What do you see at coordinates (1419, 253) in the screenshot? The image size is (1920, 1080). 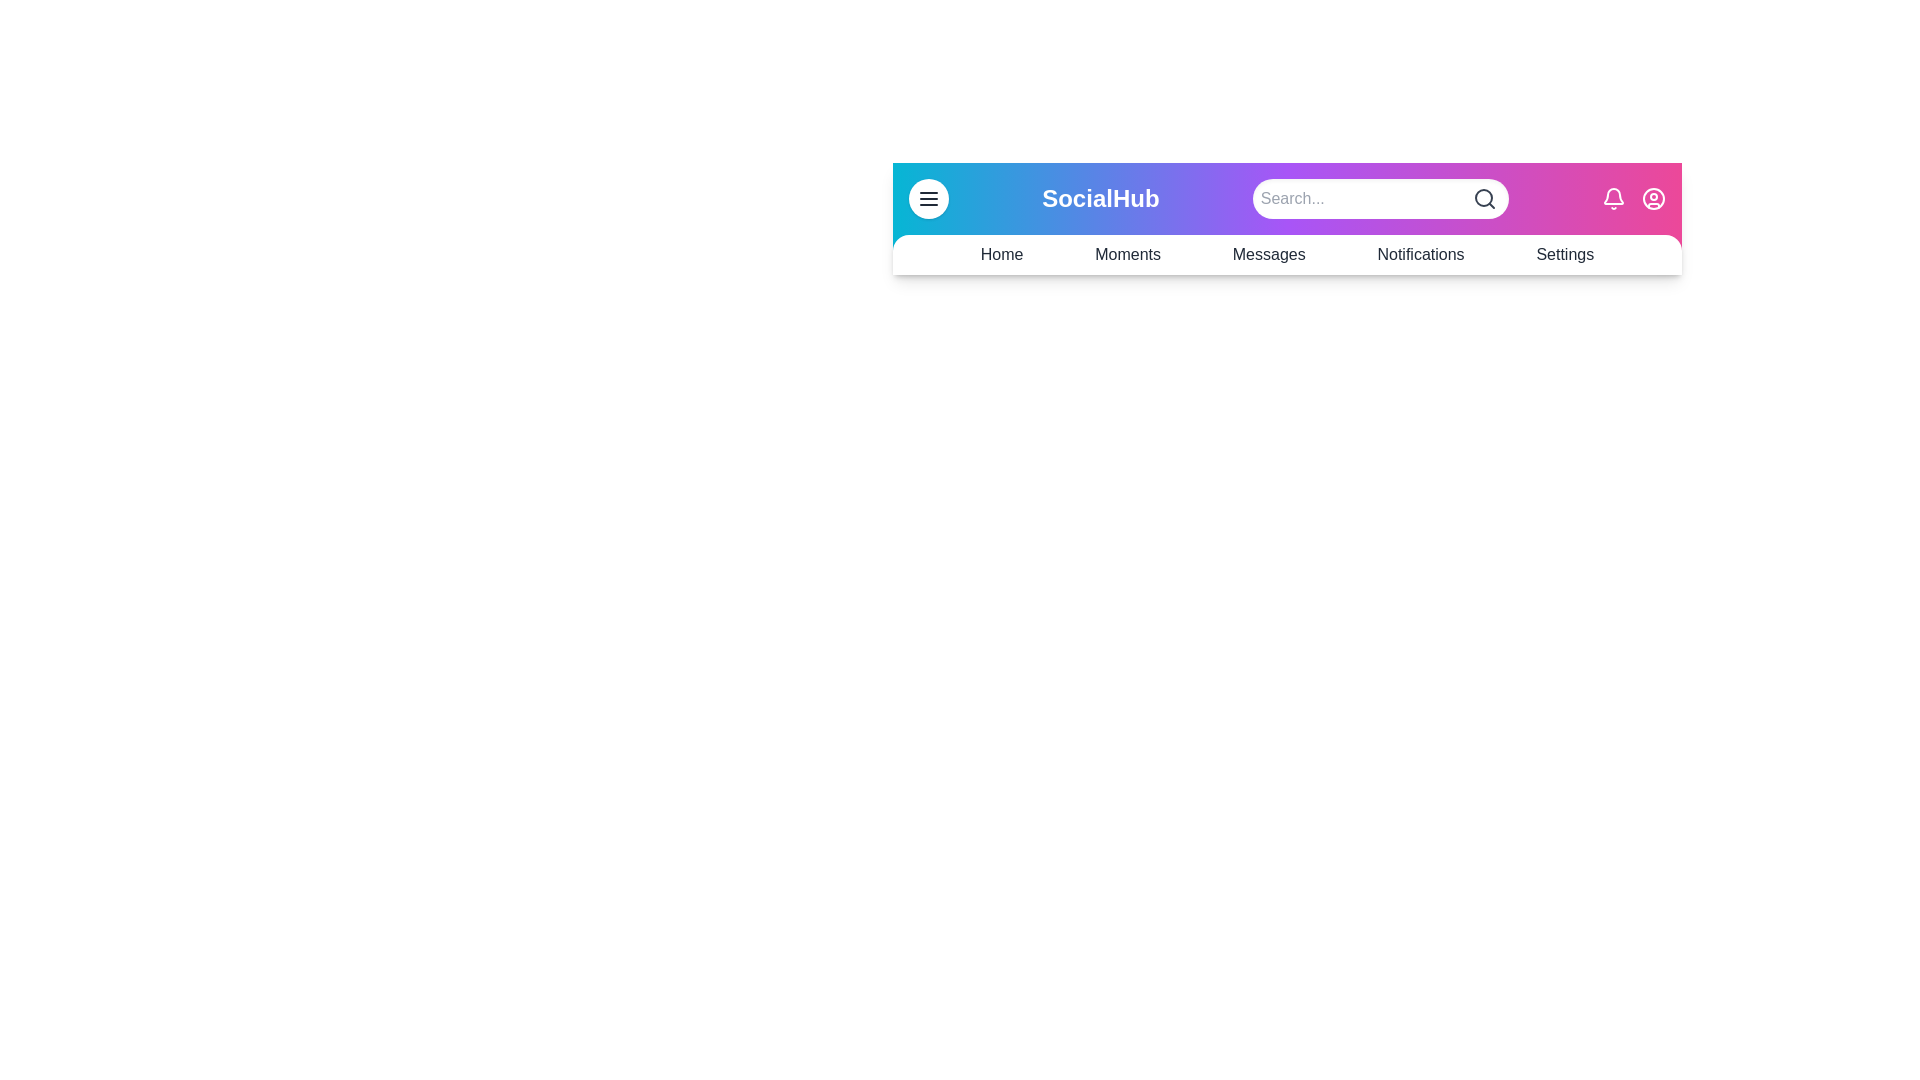 I see `the navigation link labeled Notifications` at bounding box center [1419, 253].